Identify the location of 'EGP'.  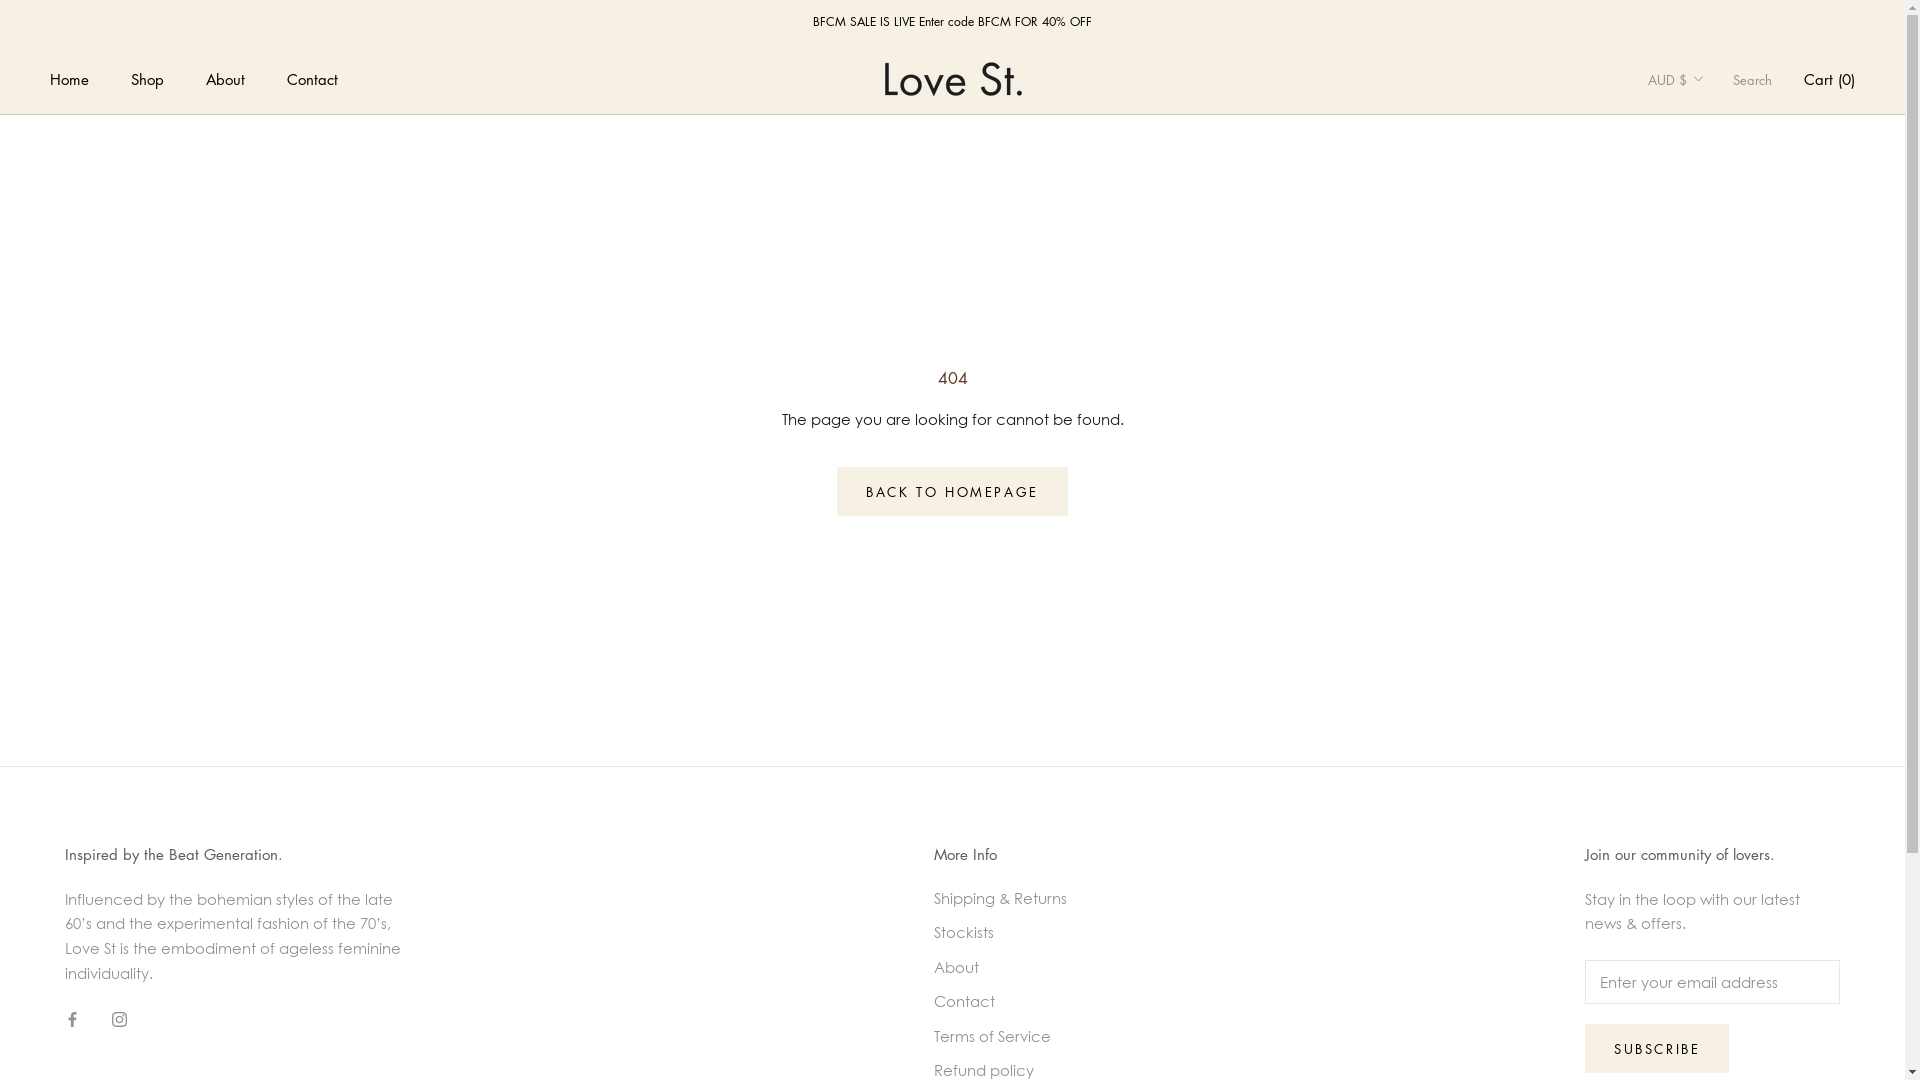
(1647, 1036).